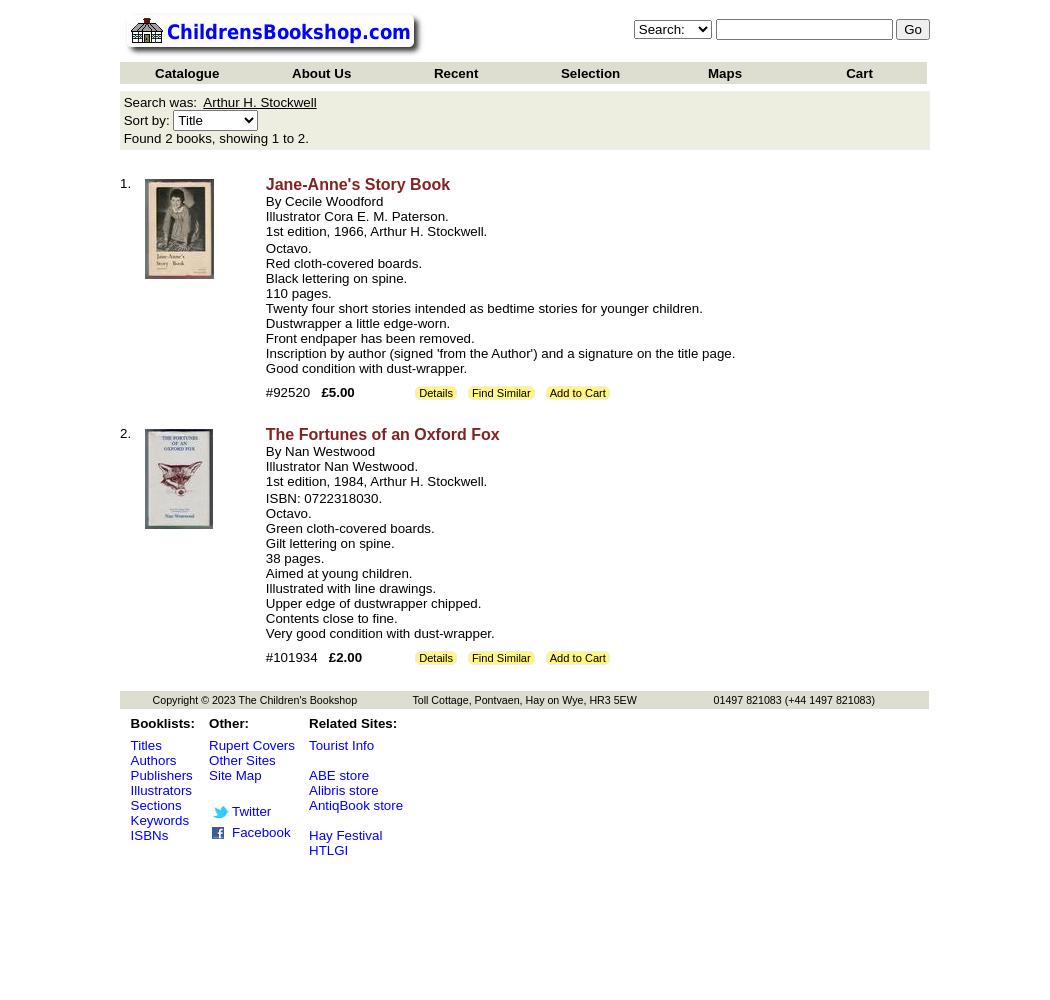 The width and height of the screenshot is (1050, 1000). I want to click on 'Found 2 books, showing 1 to 2.', so click(214, 138).